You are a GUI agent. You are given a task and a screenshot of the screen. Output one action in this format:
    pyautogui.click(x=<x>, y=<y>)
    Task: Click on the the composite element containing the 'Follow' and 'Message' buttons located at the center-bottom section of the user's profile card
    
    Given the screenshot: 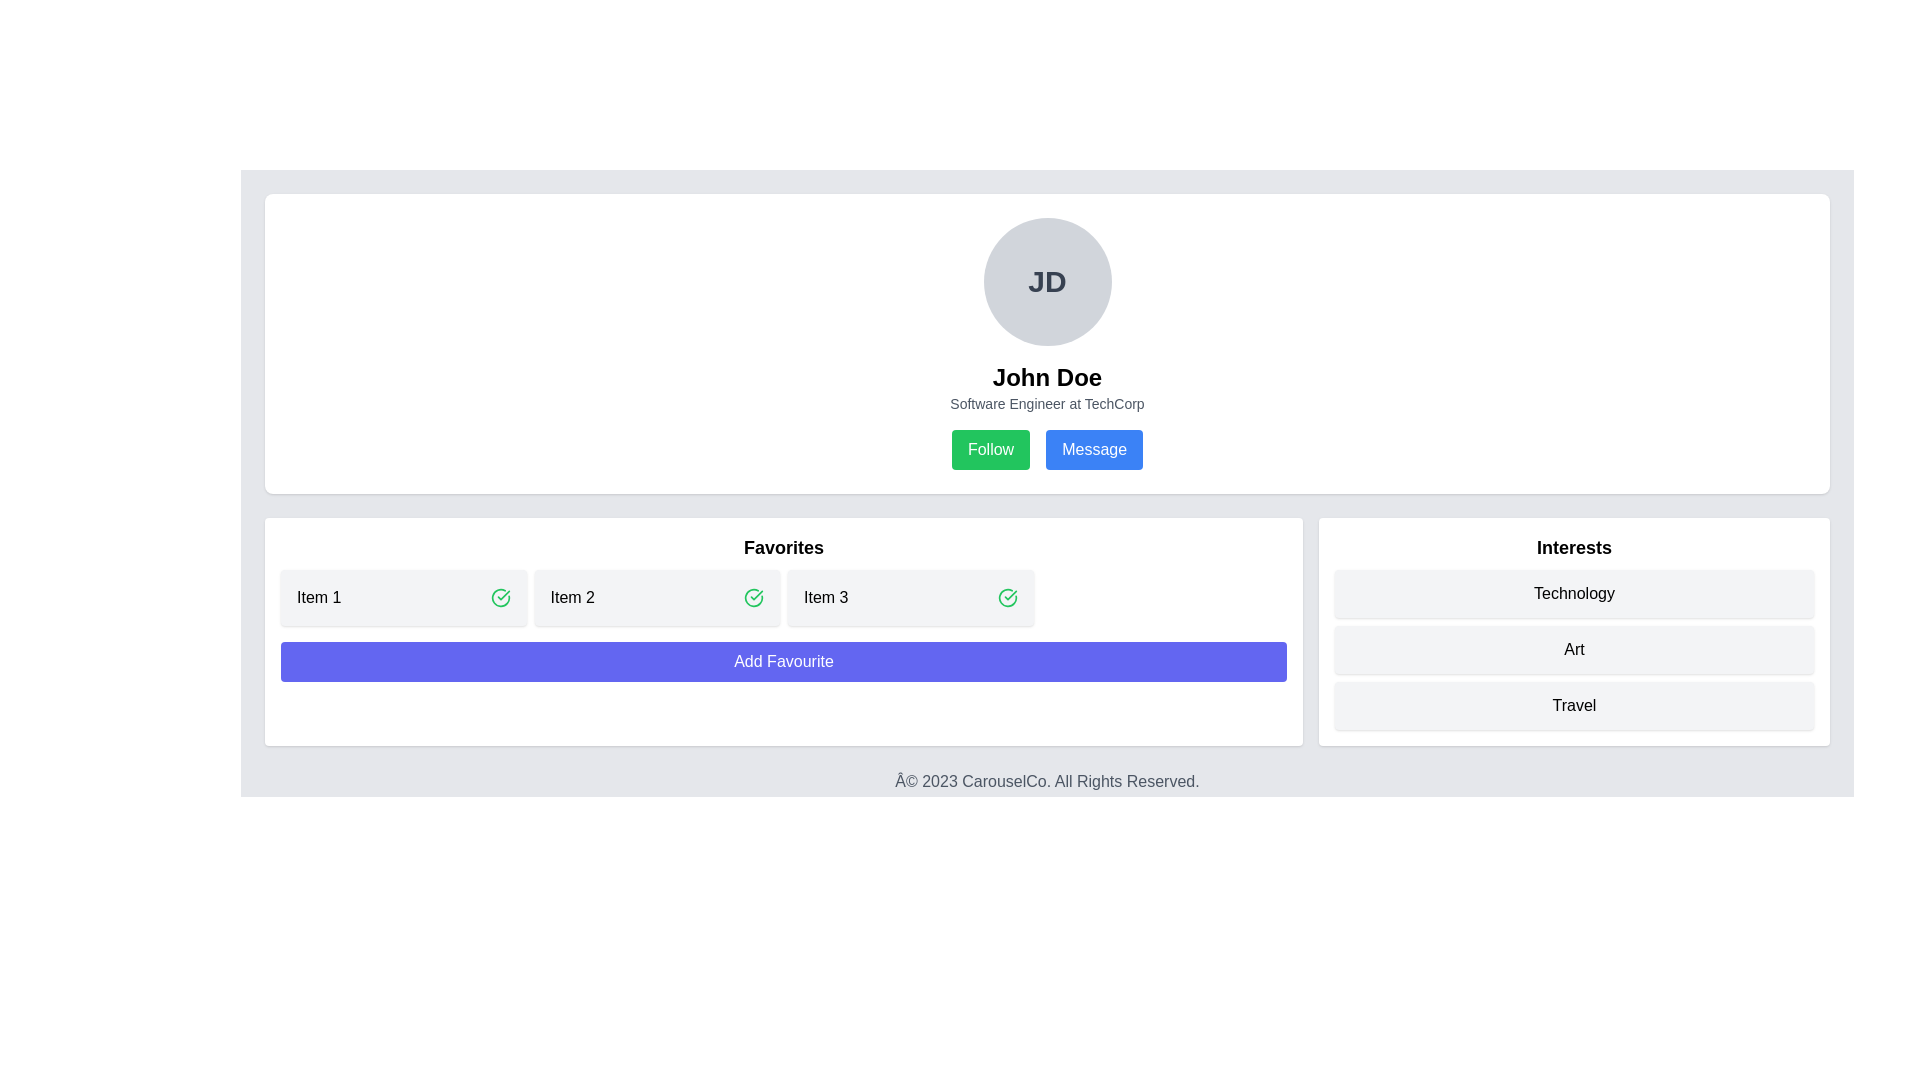 What is the action you would take?
    pyautogui.click(x=1046, y=450)
    